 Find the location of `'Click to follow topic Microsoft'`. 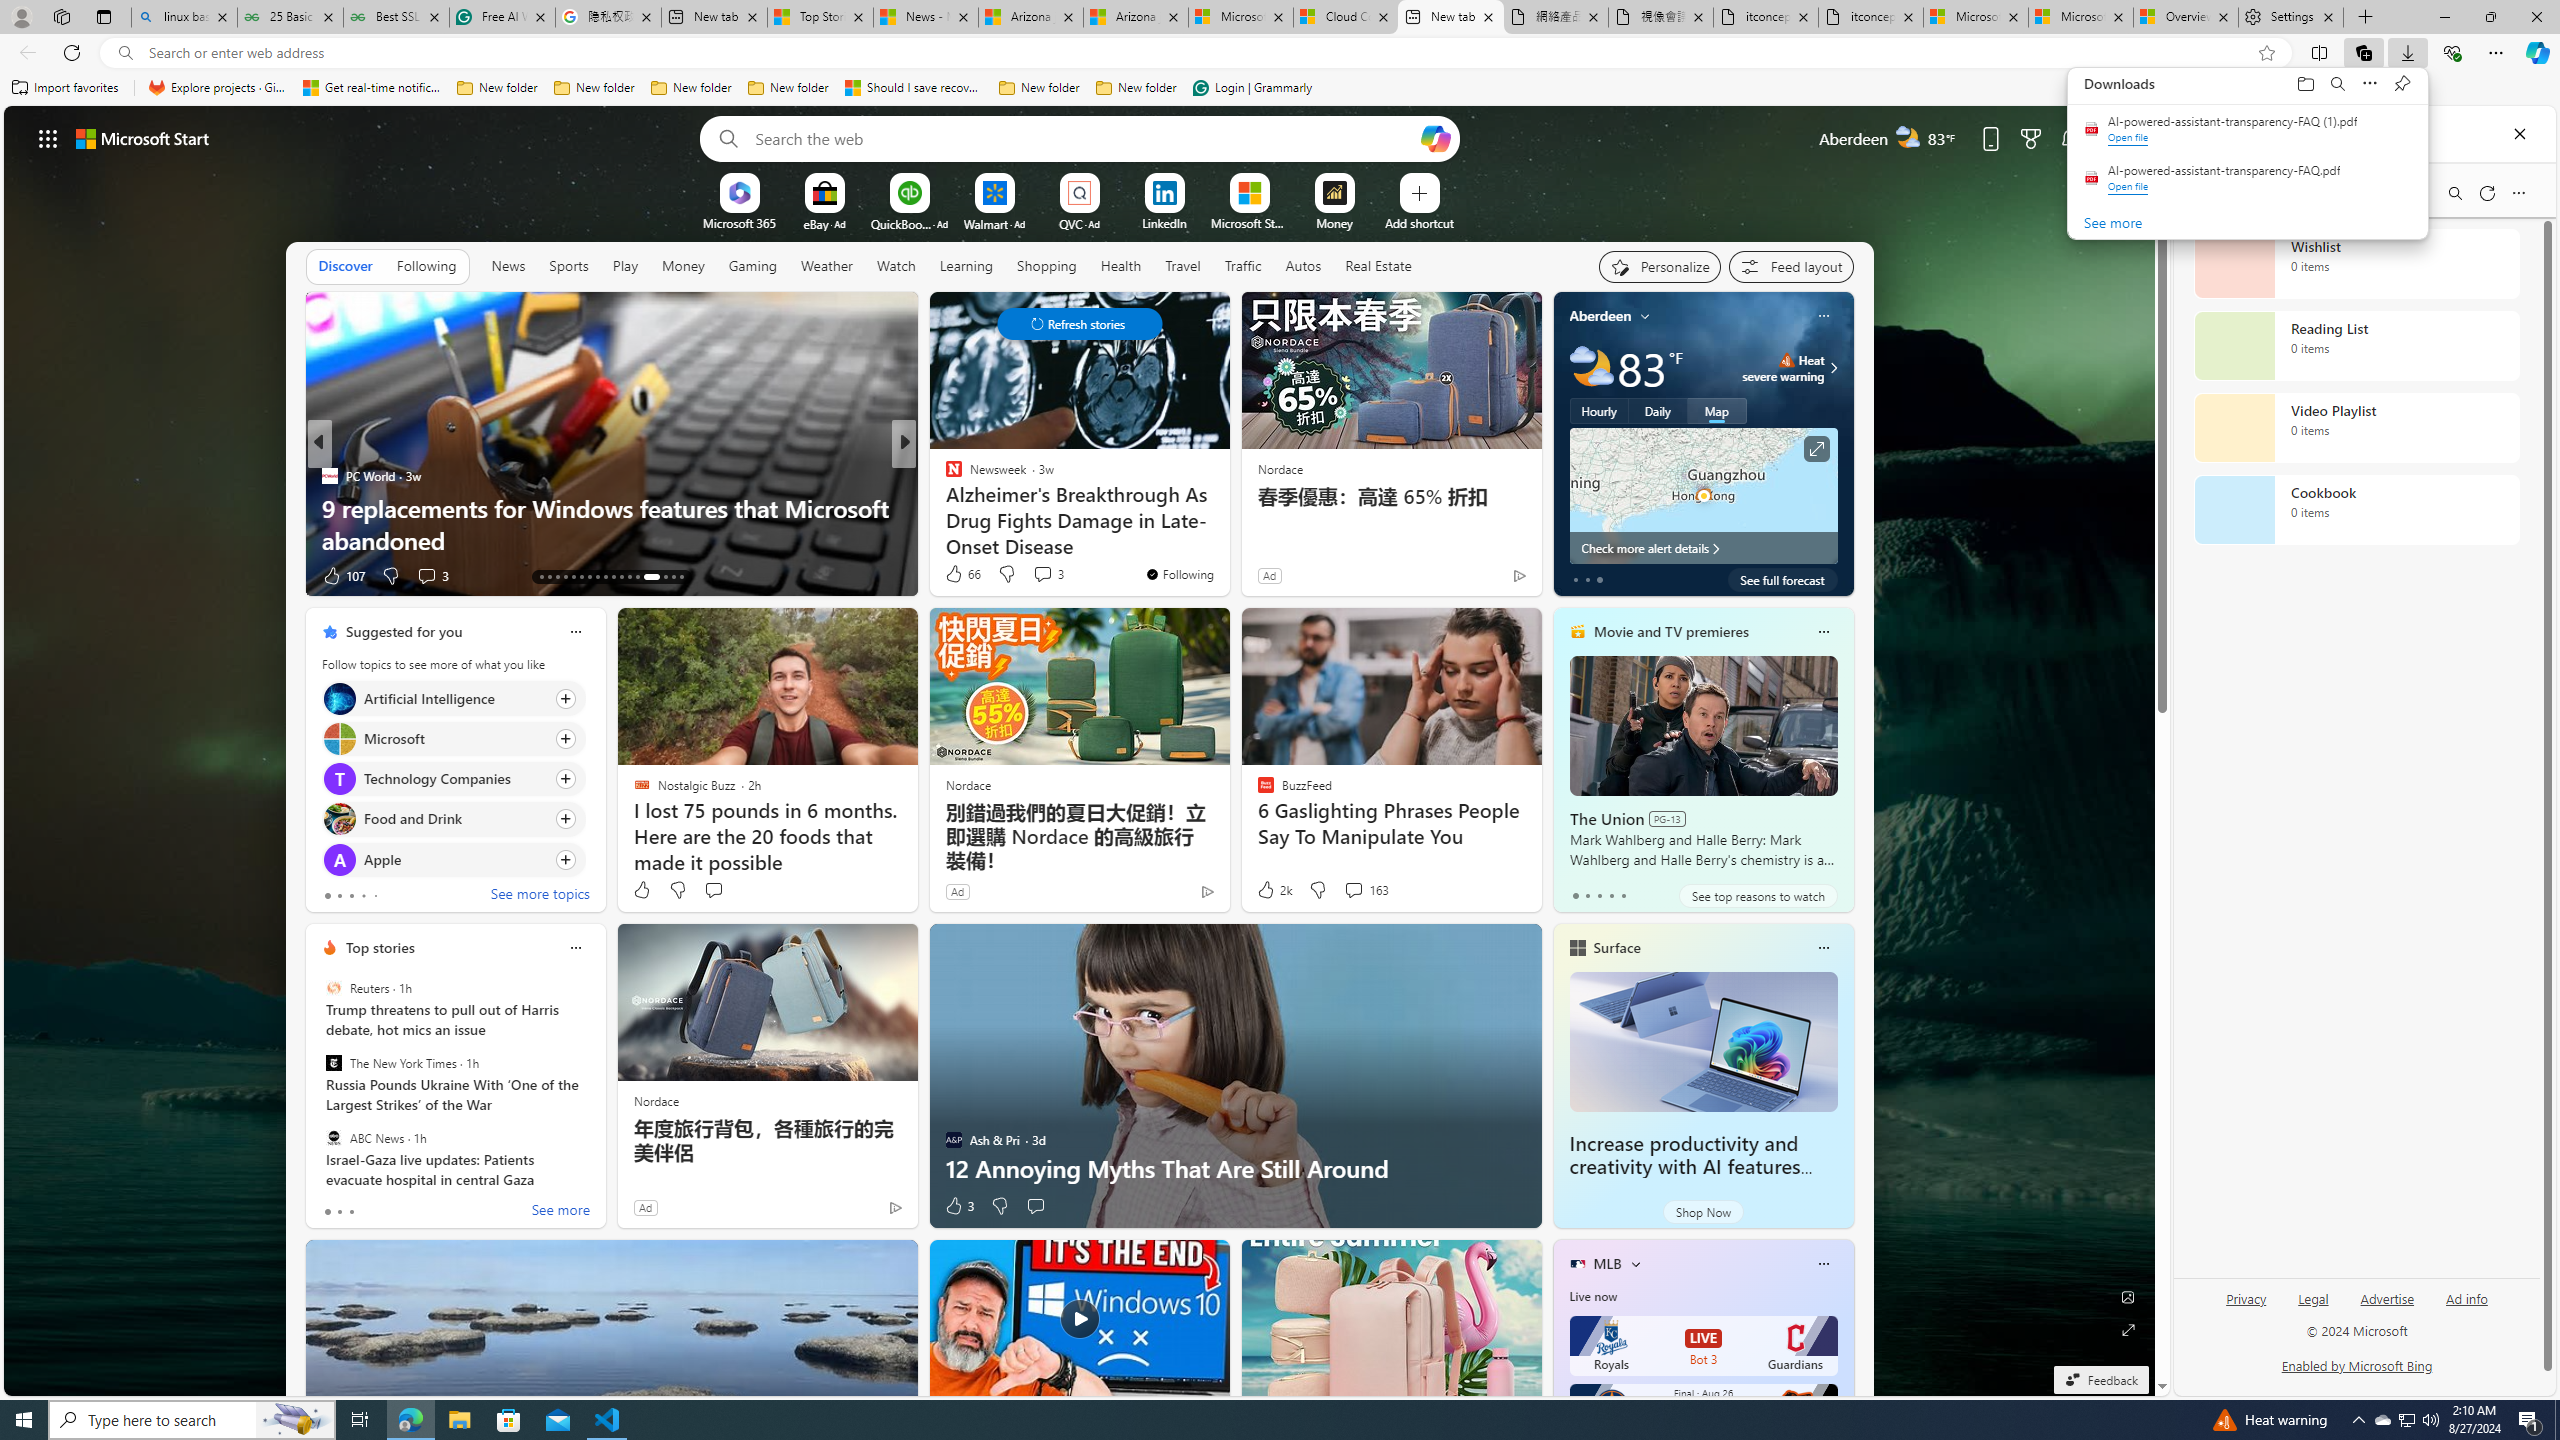

'Click to follow topic Microsoft' is located at coordinates (452, 738).